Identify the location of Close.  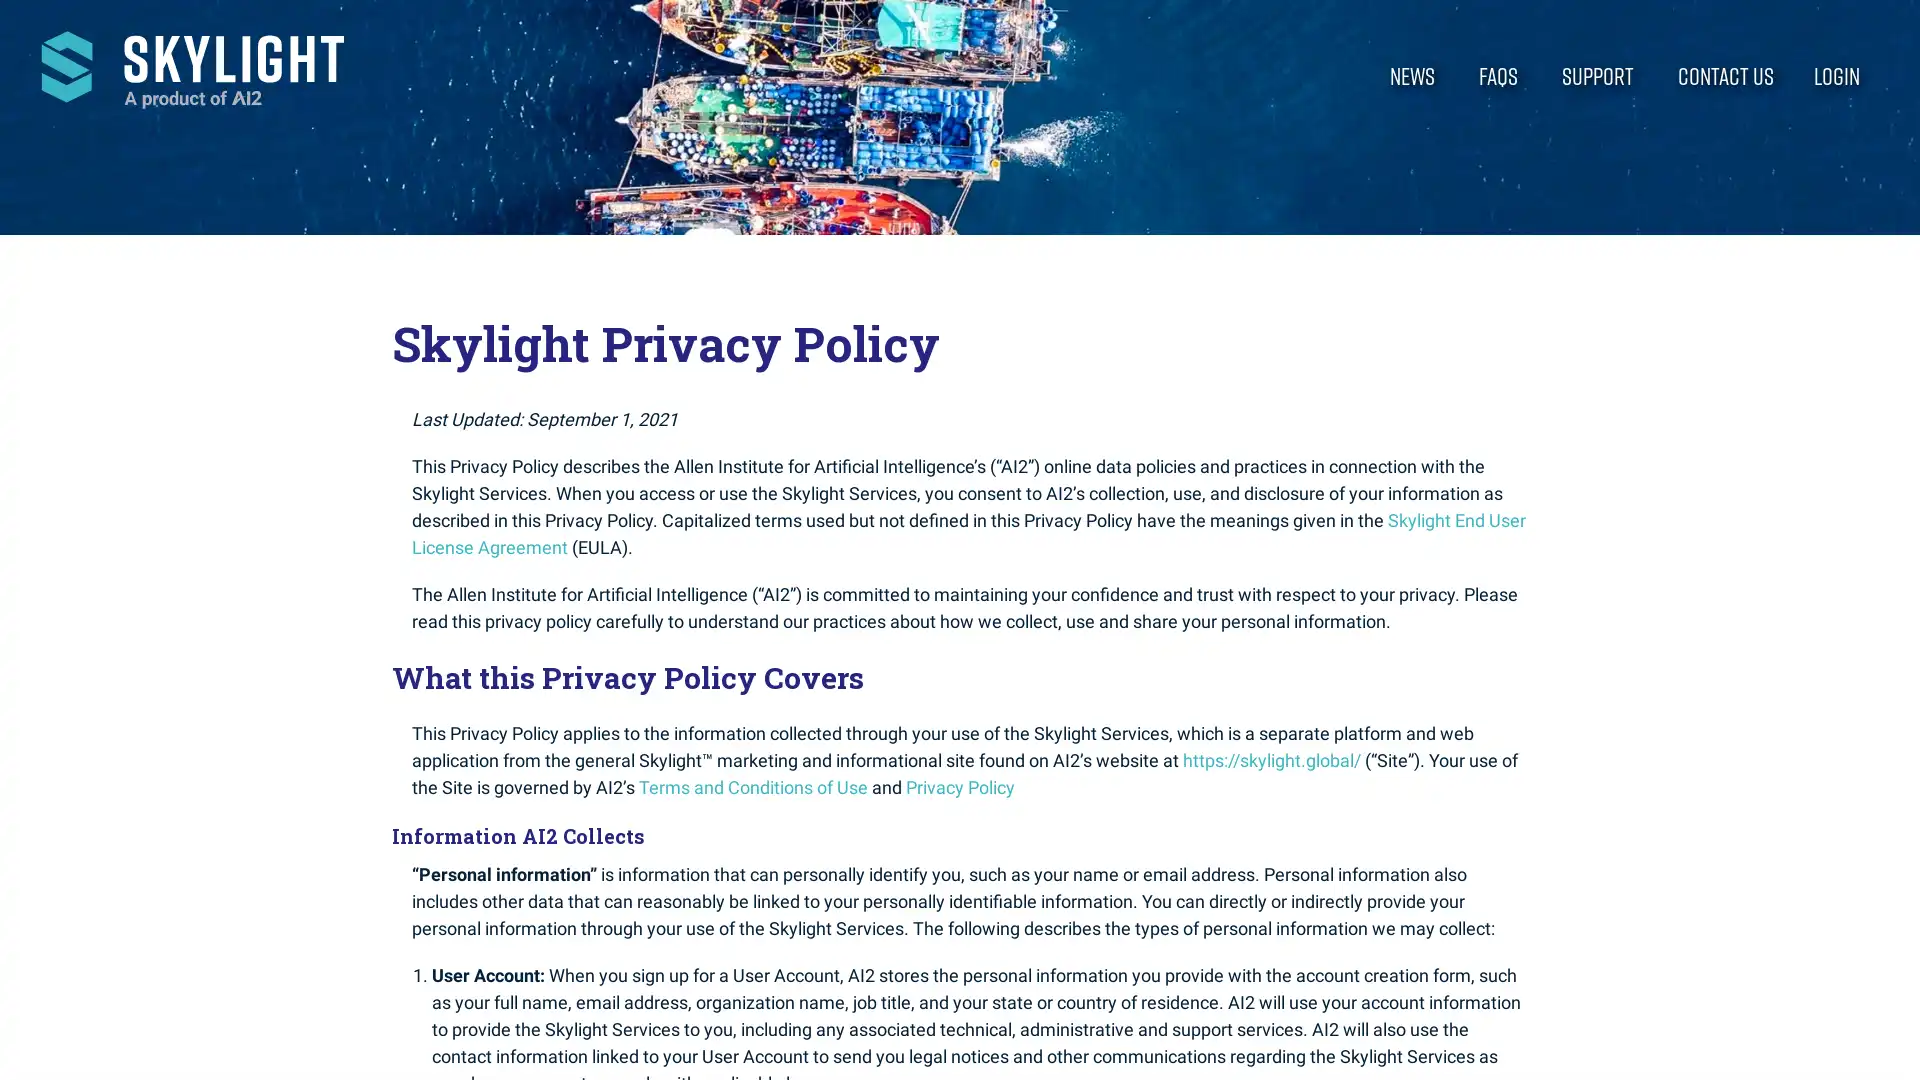
(1886, 1035).